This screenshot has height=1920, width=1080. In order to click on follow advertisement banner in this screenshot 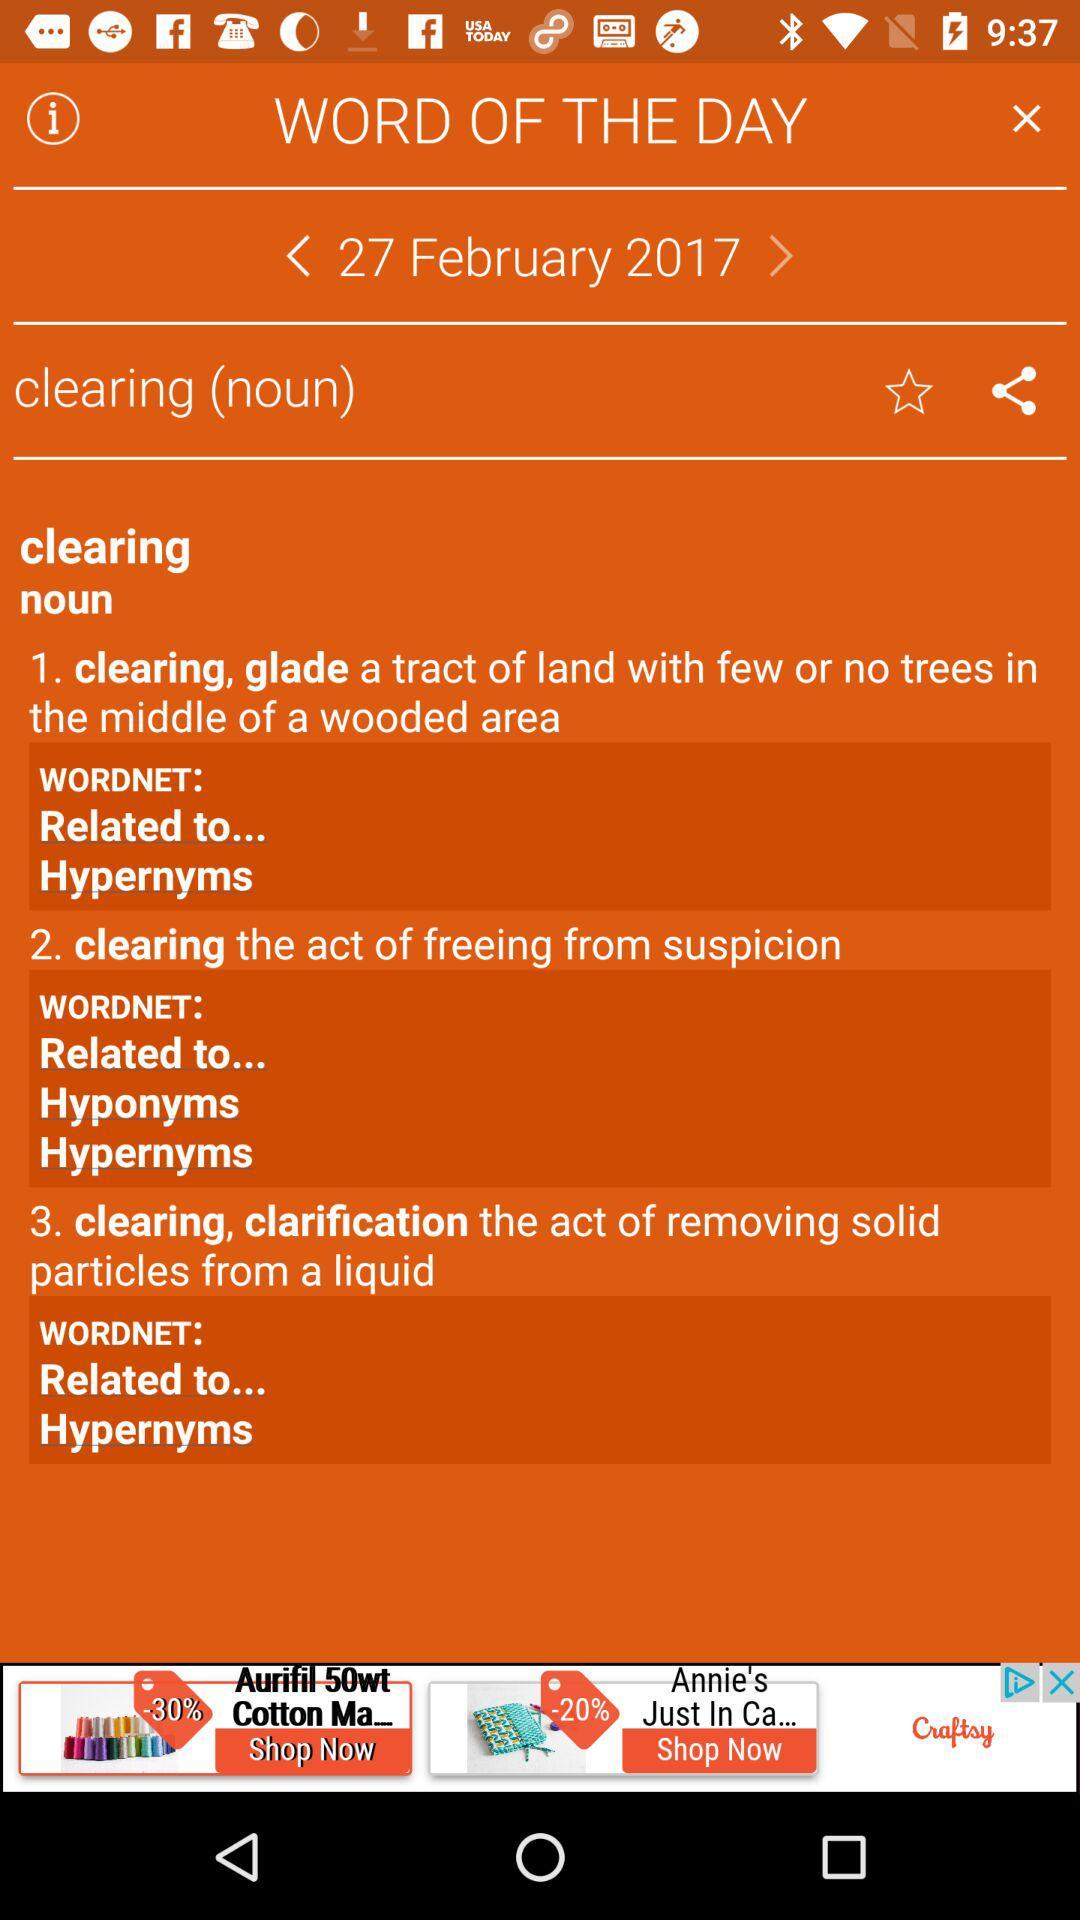, I will do `click(540, 1727)`.